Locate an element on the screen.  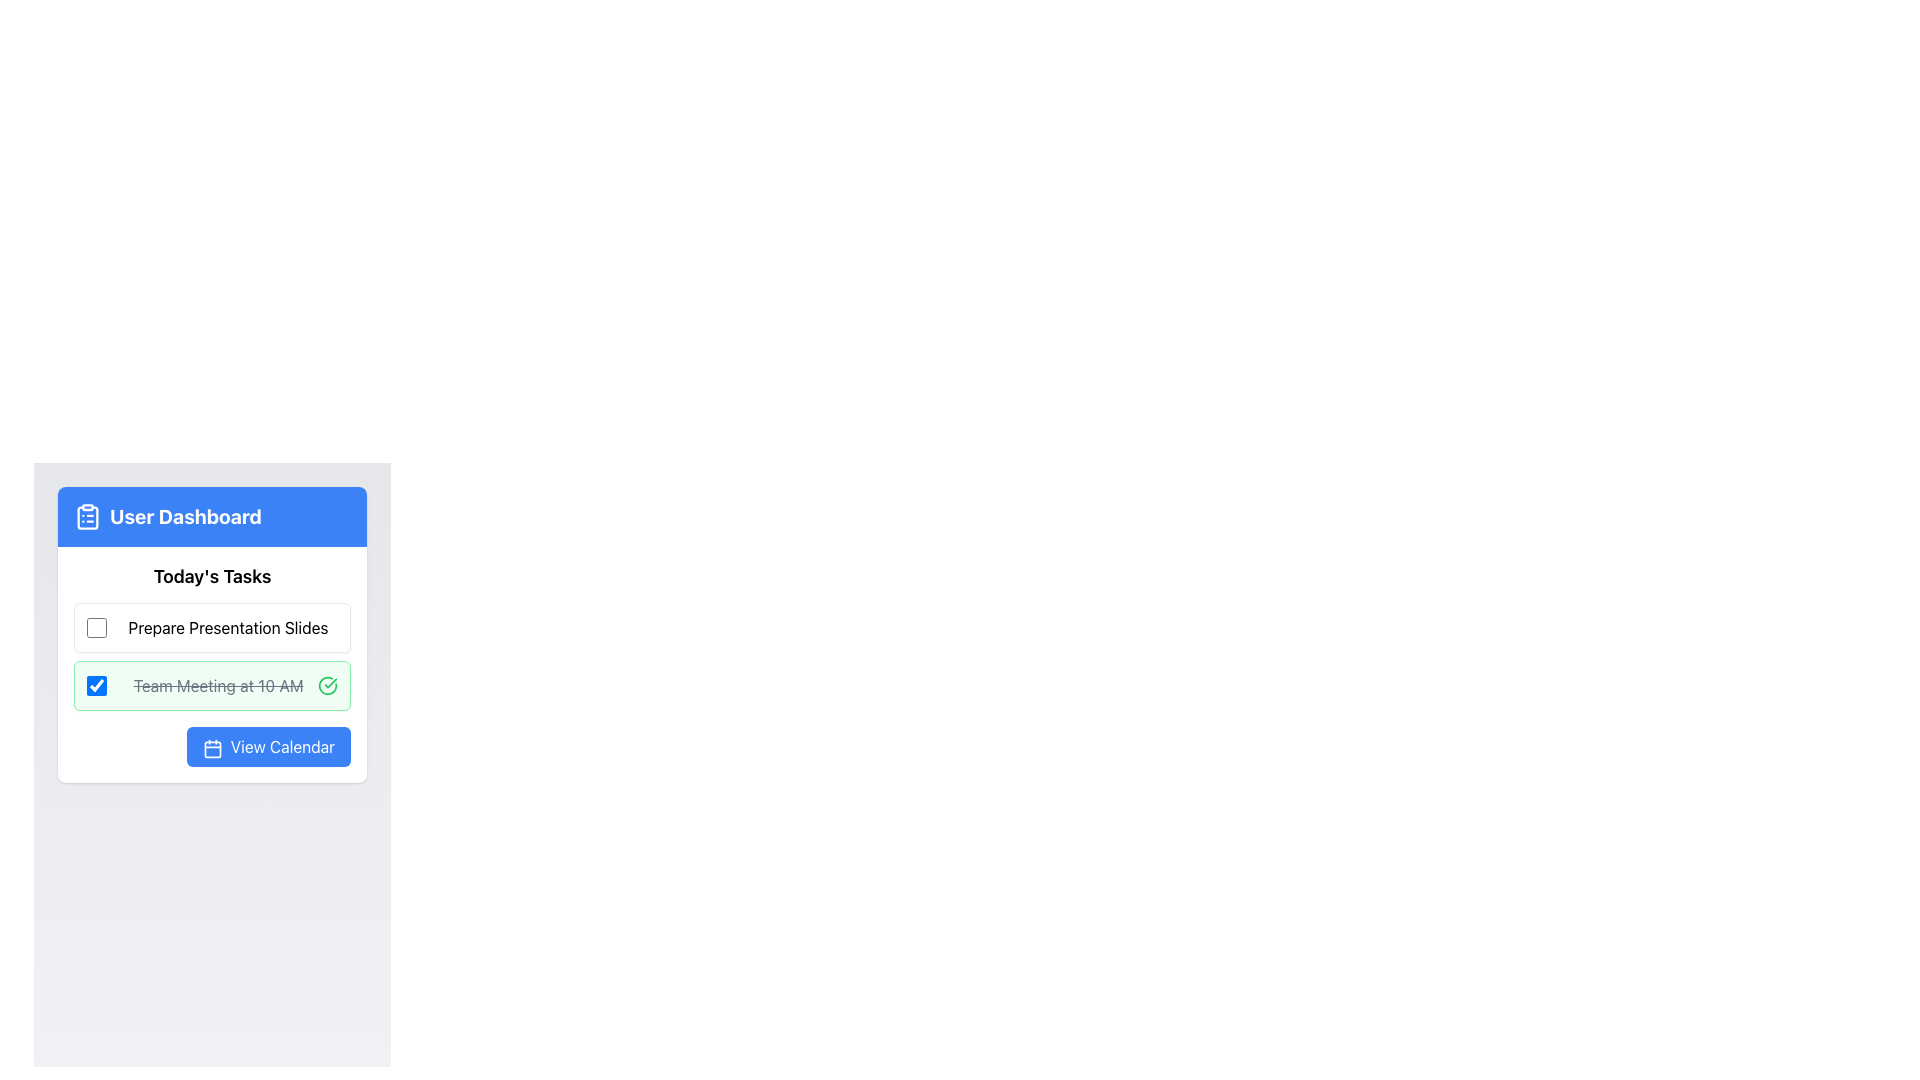
the Static Text Display that serves as a title or section header for the list of tasks, positioned under the 'User Dashboard' header is located at coordinates (212, 577).